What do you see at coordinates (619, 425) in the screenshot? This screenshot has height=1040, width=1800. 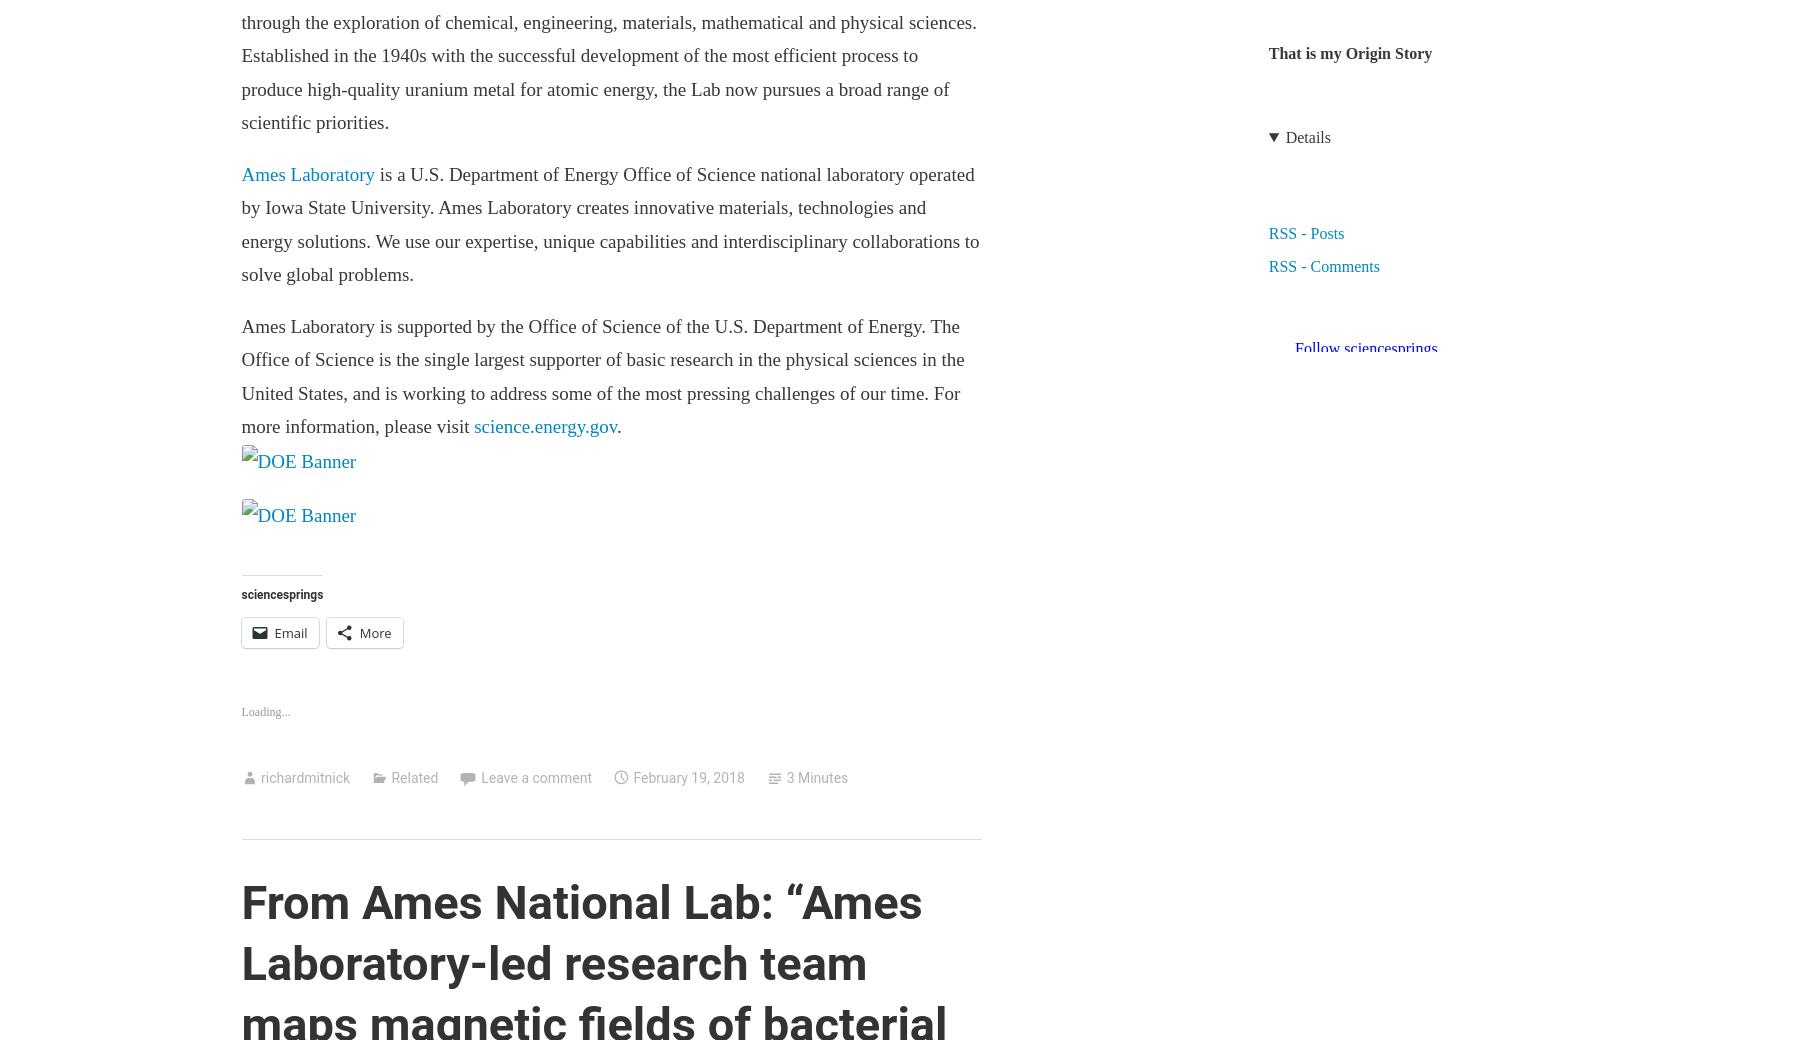 I see `'.'` at bounding box center [619, 425].